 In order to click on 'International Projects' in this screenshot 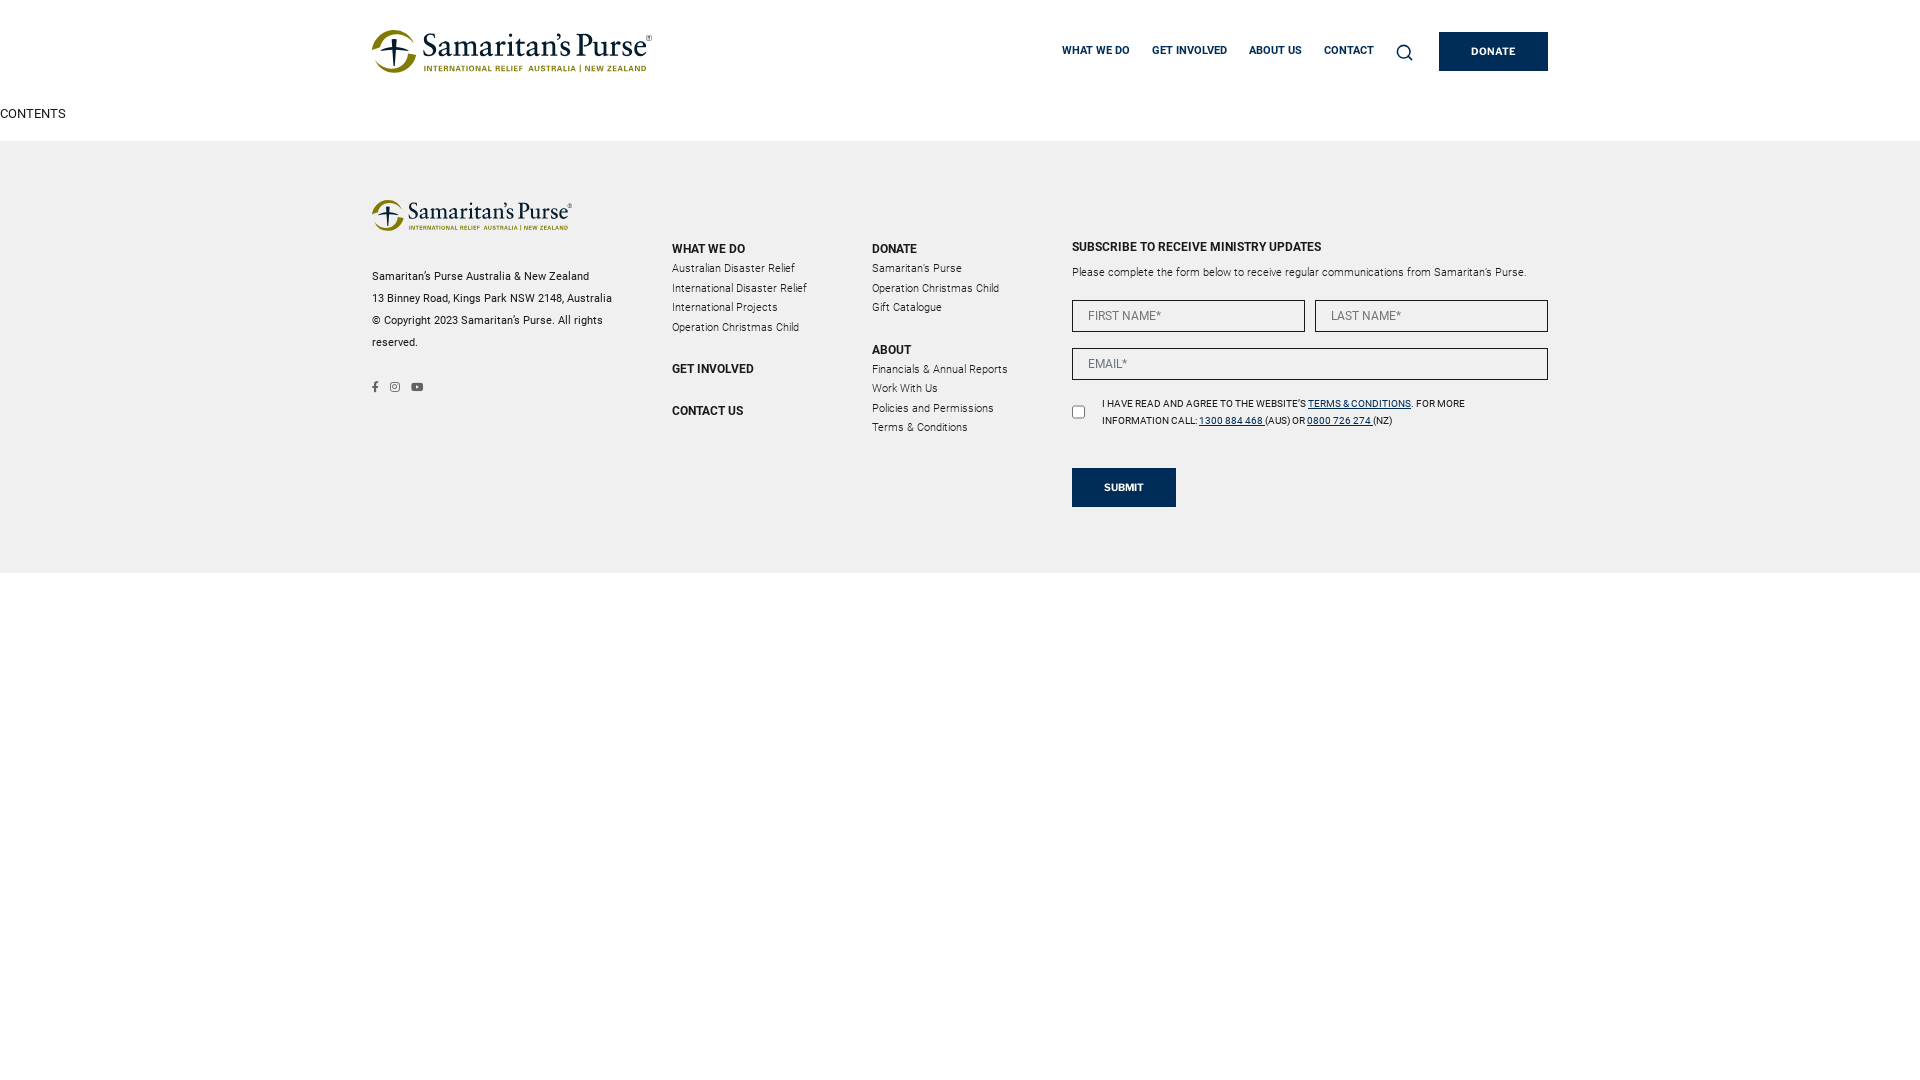, I will do `click(723, 307)`.